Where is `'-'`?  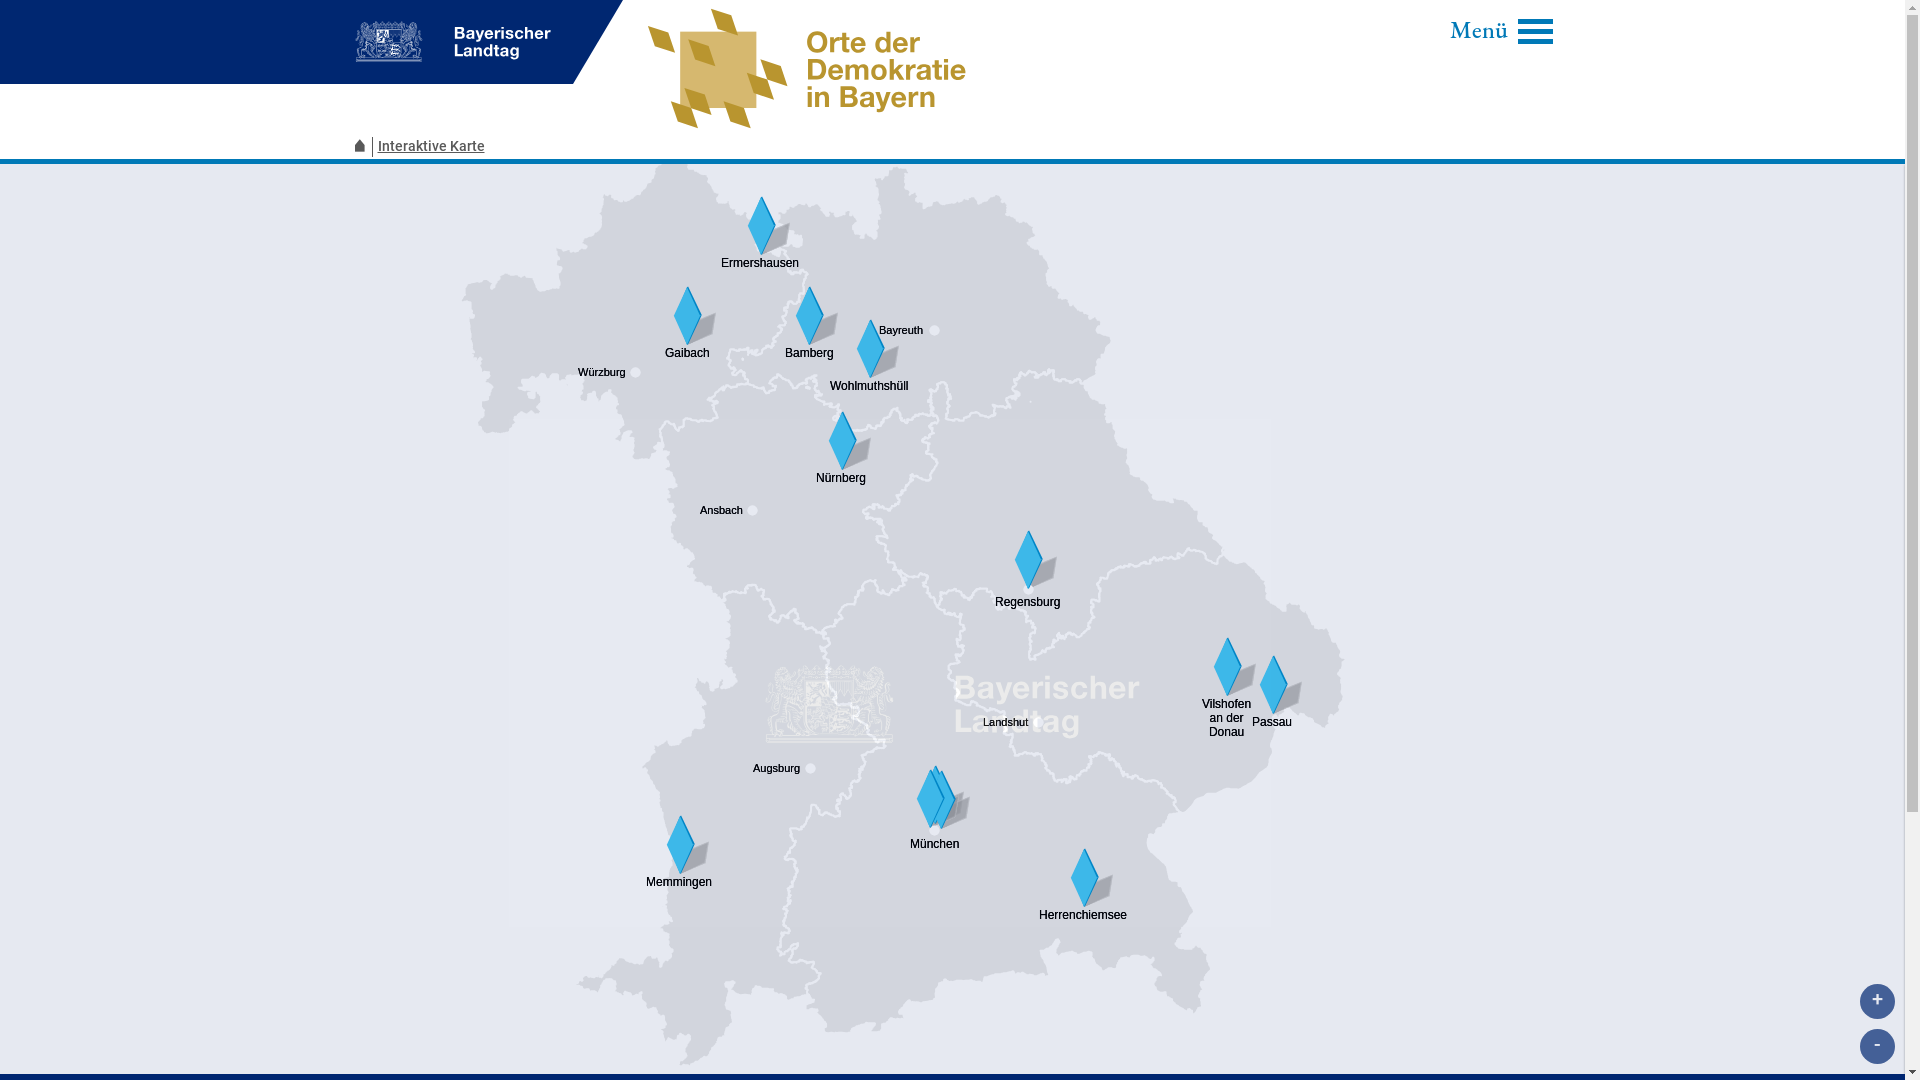 '-' is located at coordinates (1876, 1045).